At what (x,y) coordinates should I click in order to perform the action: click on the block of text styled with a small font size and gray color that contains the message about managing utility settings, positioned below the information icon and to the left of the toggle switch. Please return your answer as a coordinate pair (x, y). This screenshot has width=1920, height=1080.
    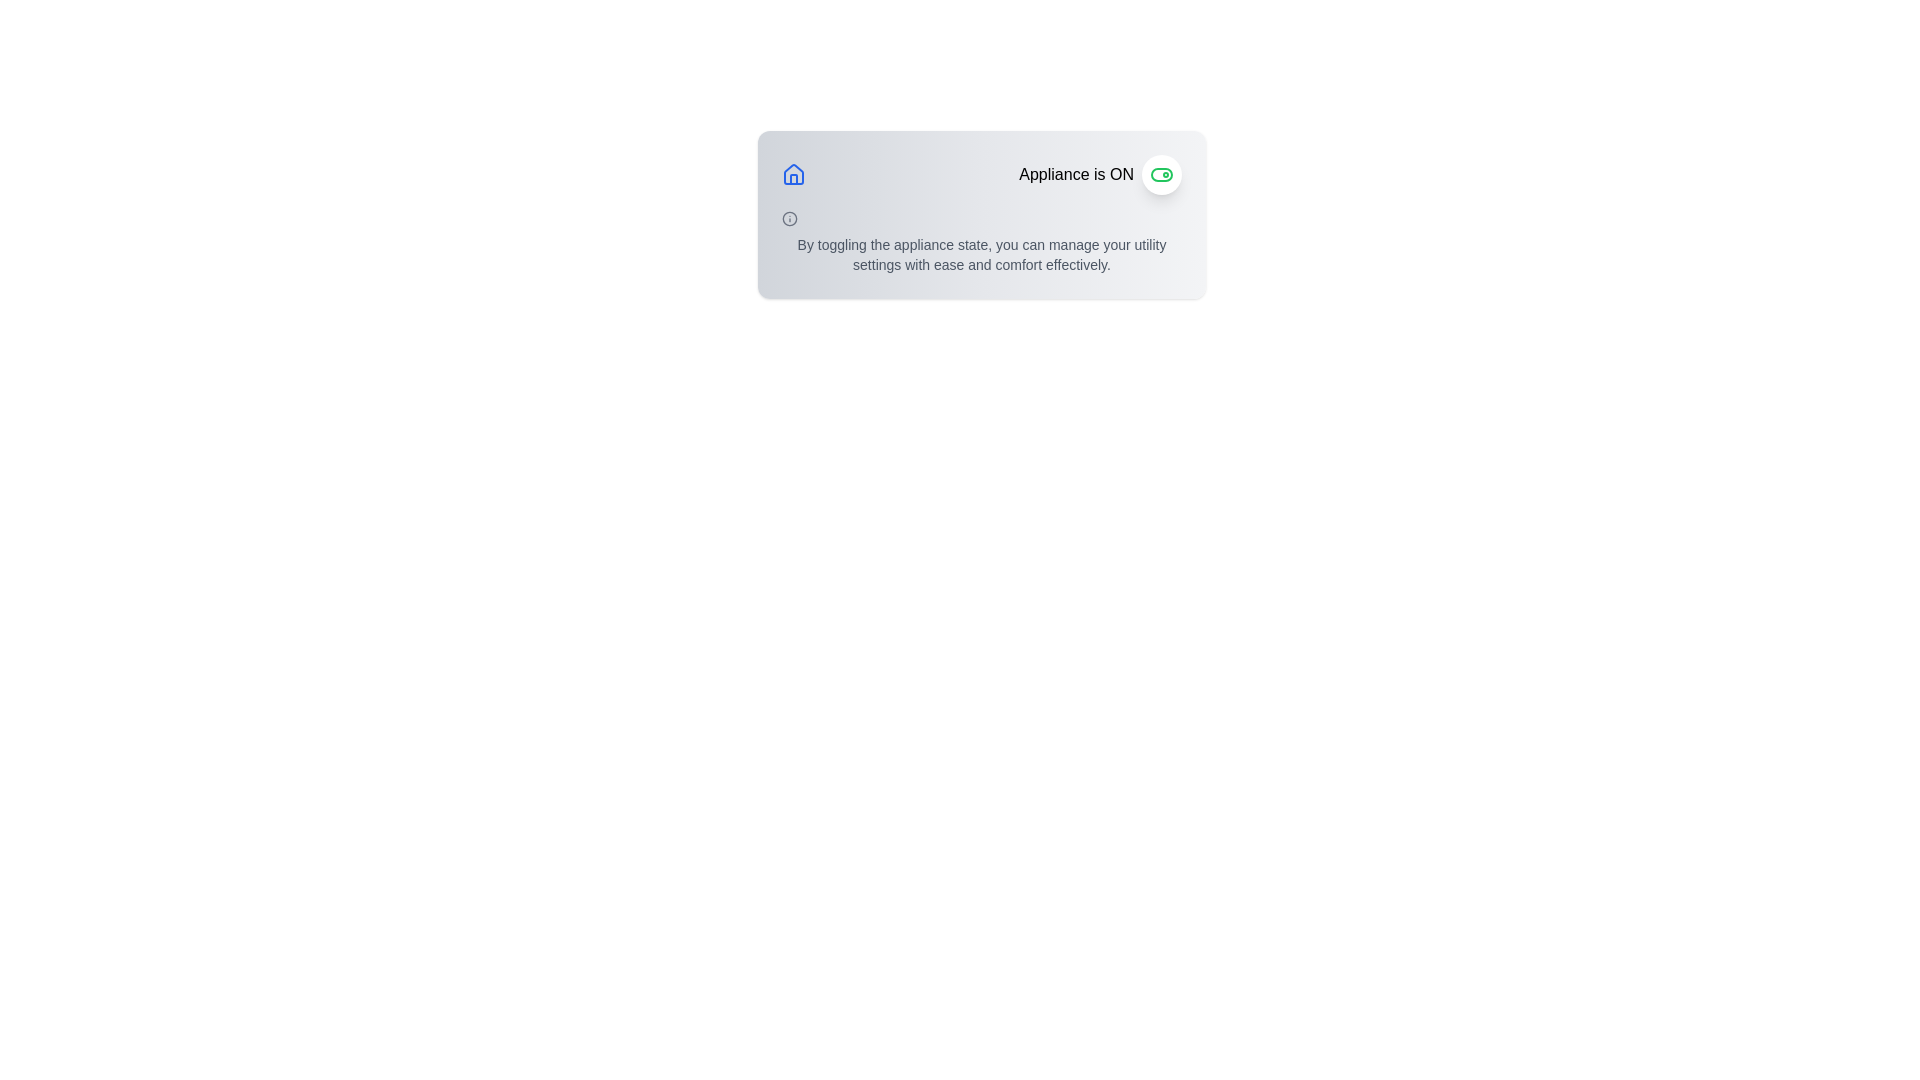
    Looking at the image, I should click on (982, 253).